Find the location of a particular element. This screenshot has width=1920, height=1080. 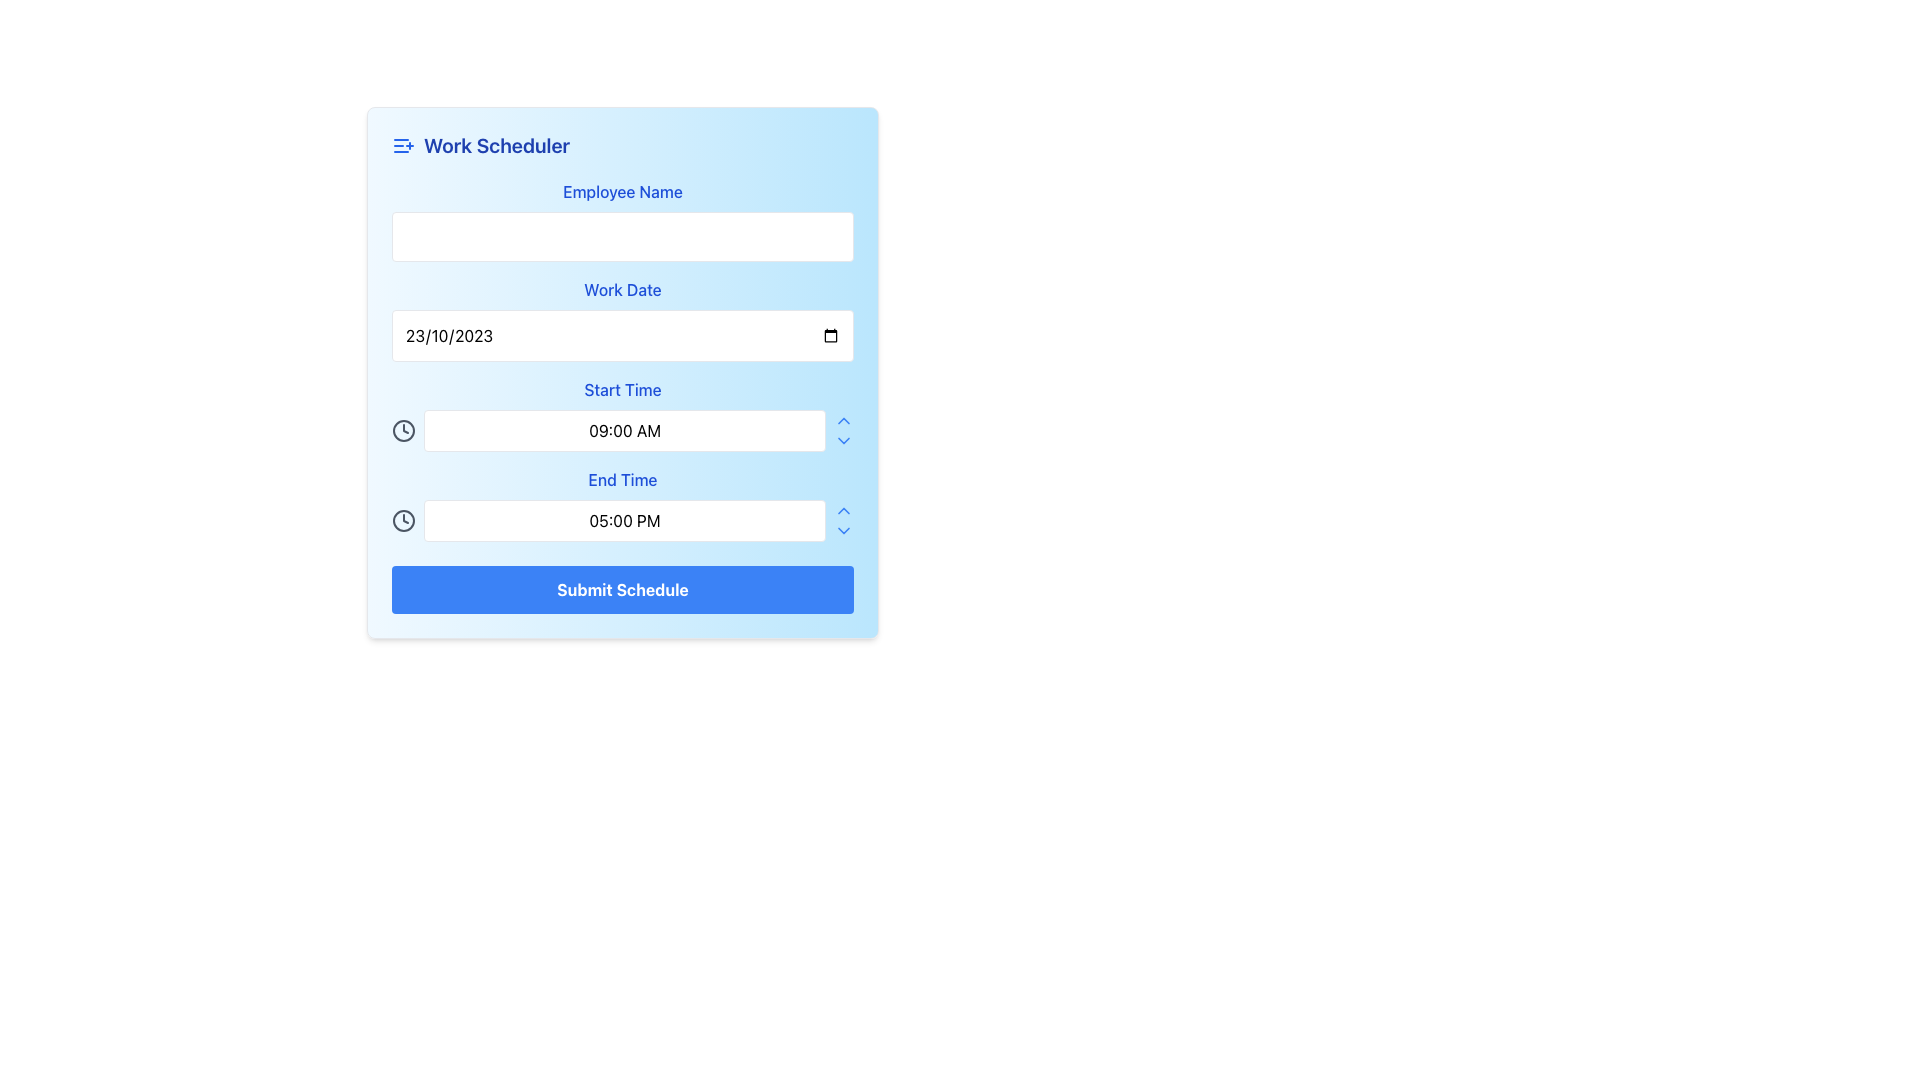

the downward-pointing arrow icon button next to the 'End Time' input field is located at coordinates (844, 530).